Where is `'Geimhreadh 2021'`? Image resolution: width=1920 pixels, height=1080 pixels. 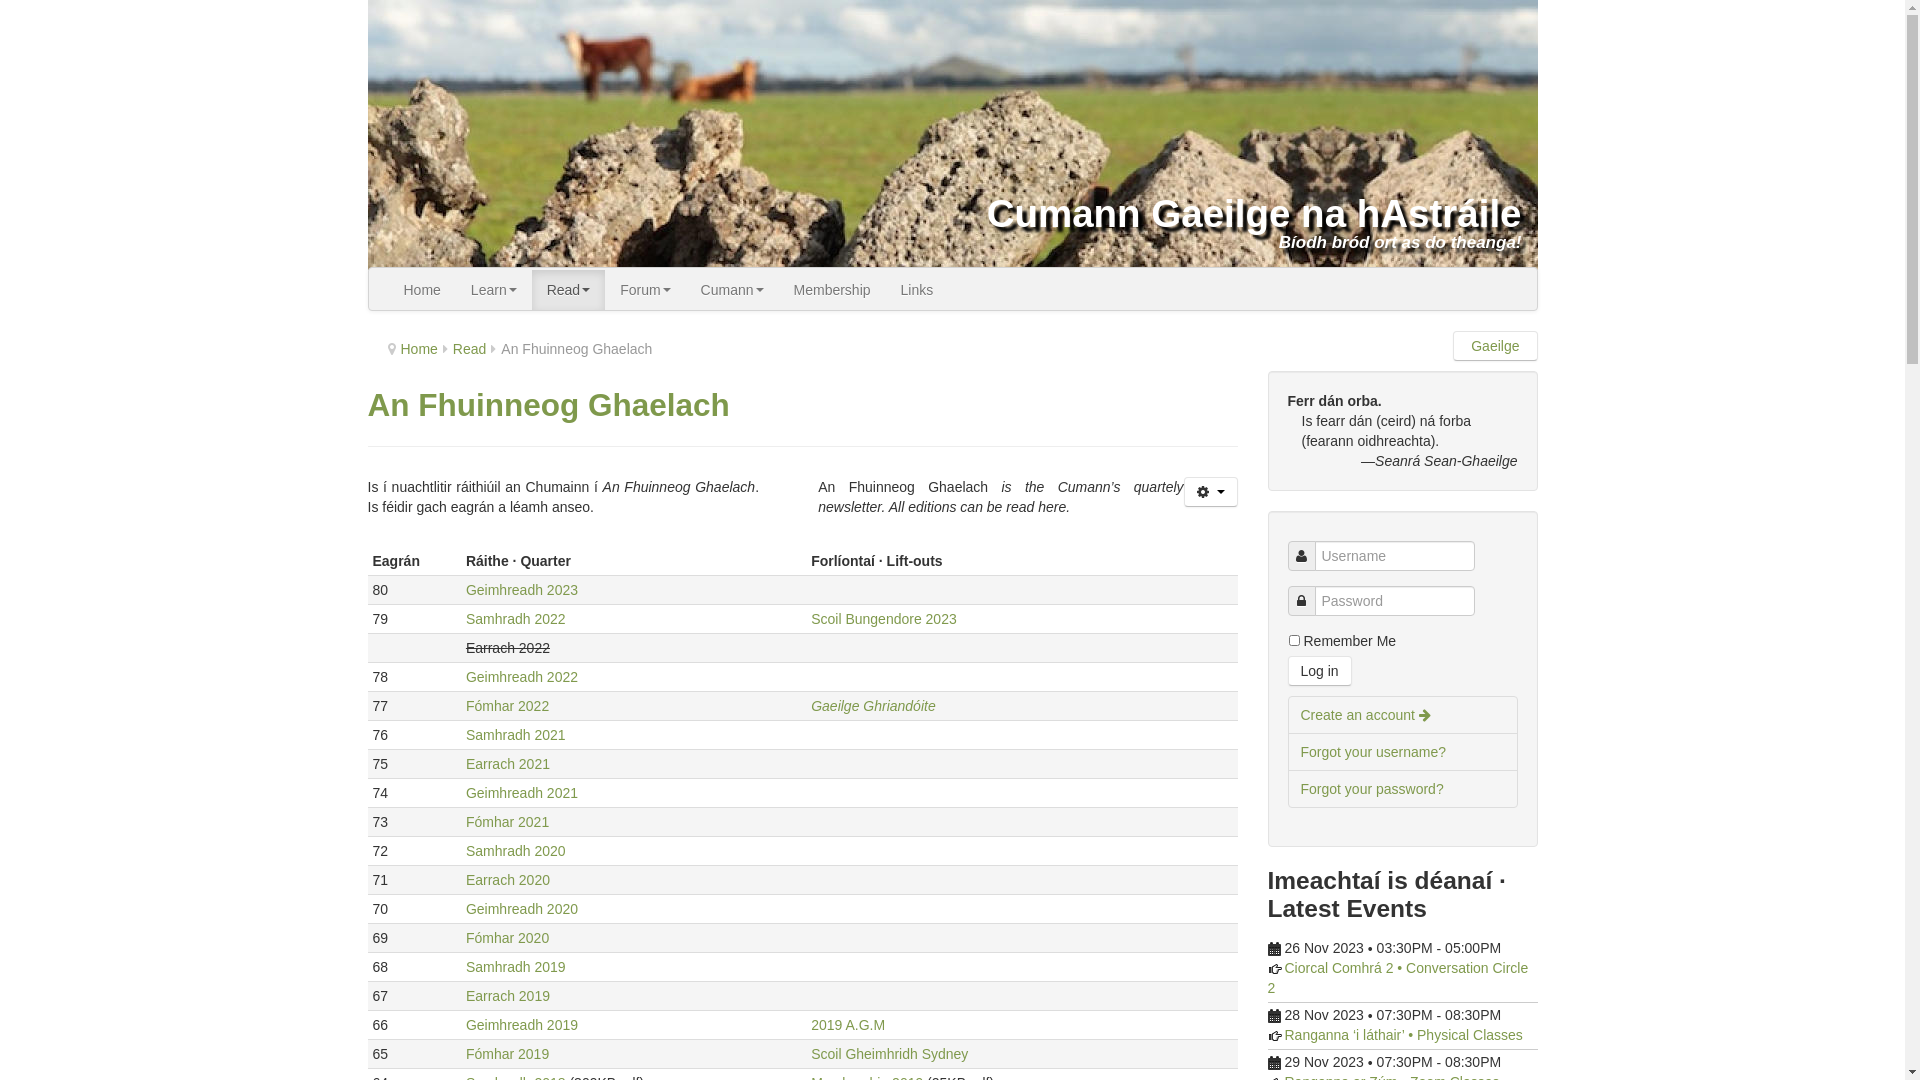
'Geimhreadh 2021' is located at coordinates (522, 792).